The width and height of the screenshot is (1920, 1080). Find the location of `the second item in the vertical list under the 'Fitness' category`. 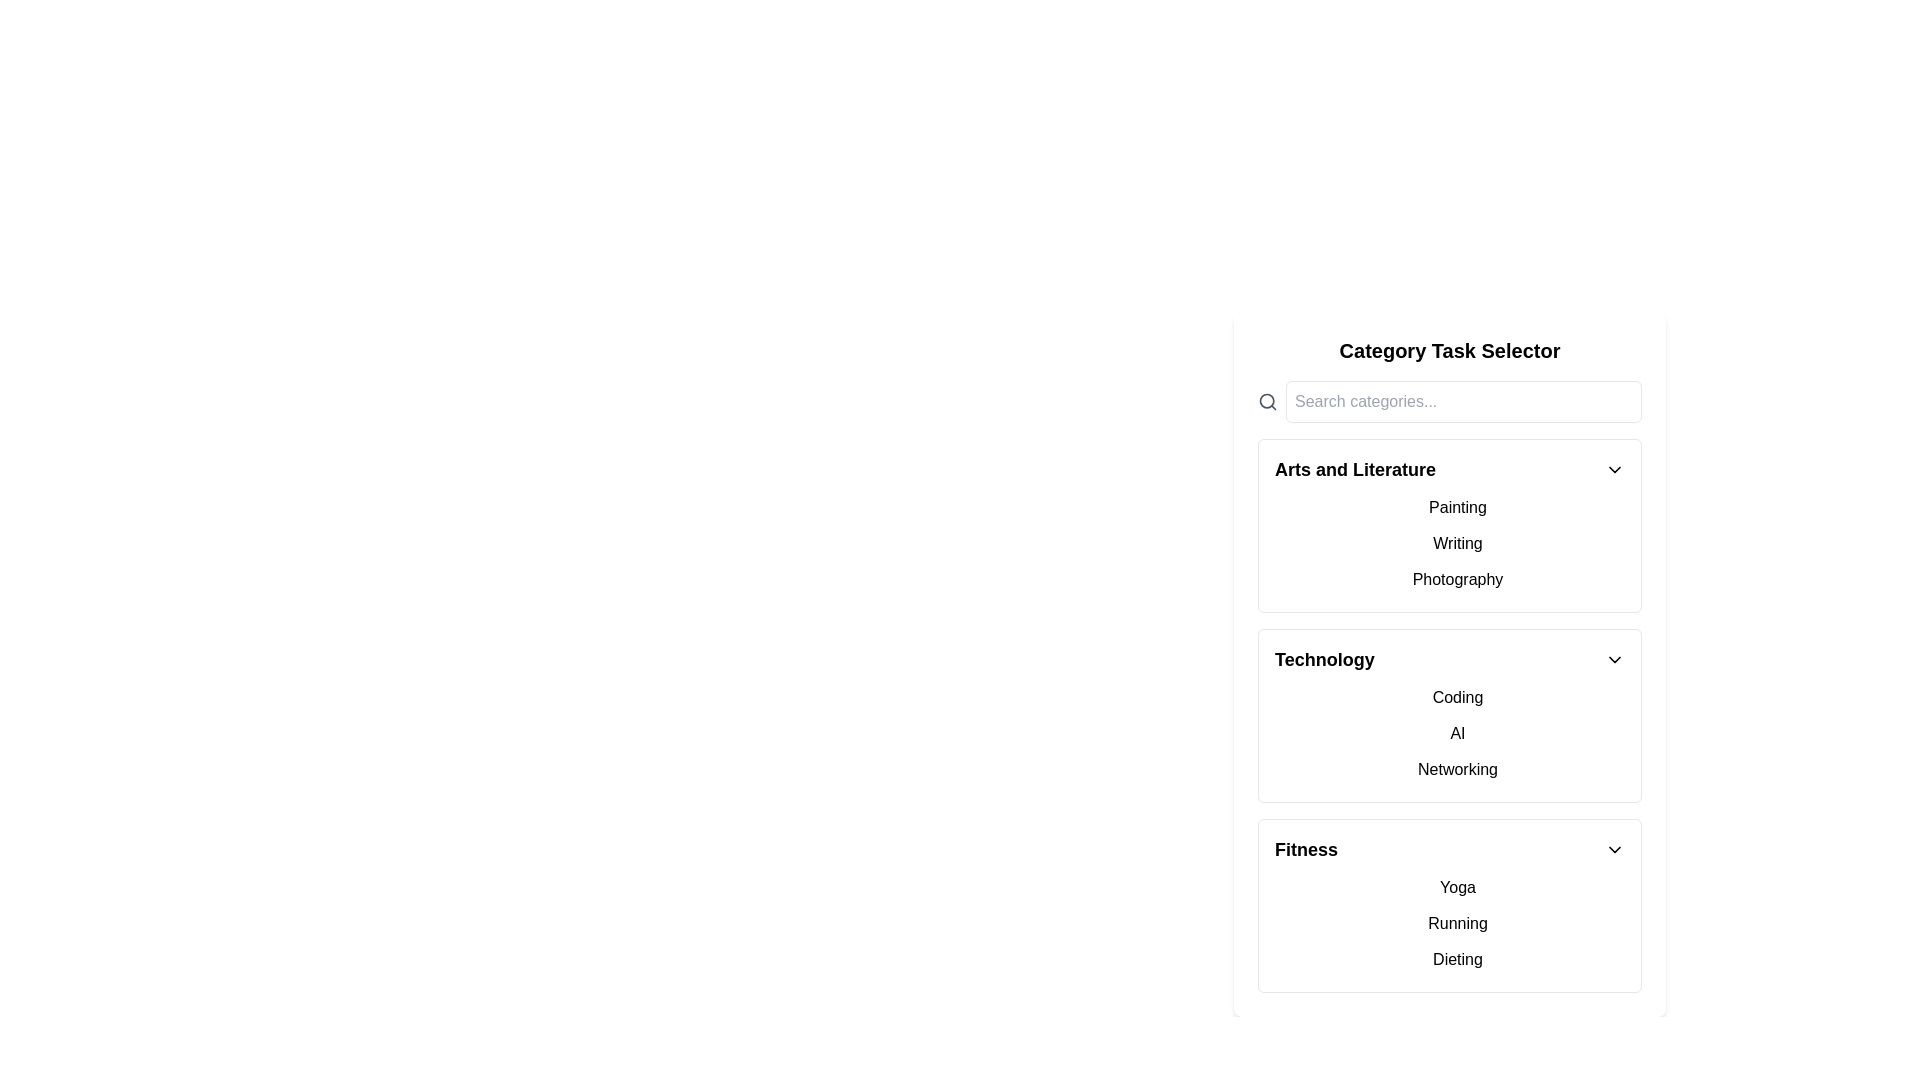

the second item in the vertical list under the 'Fitness' category is located at coordinates (1458, 924).